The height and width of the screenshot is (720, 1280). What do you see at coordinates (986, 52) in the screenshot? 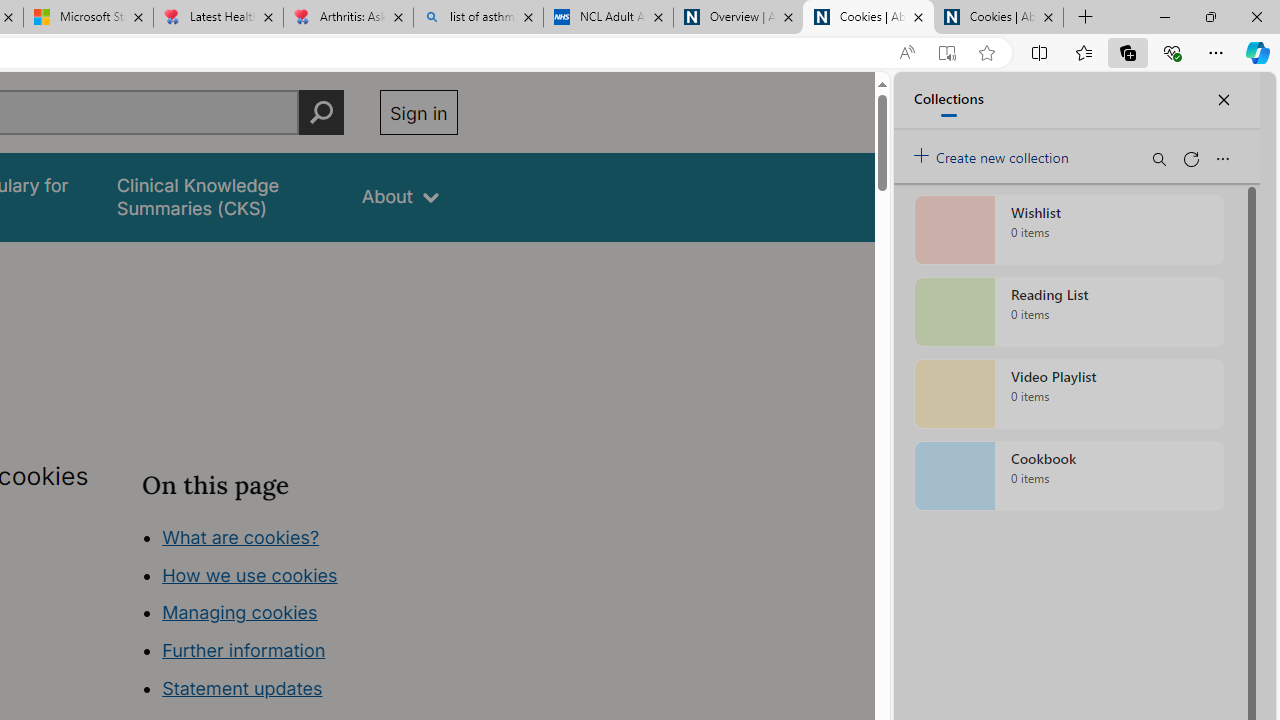
I see `'Add this page to favorites (Ctrl+D)'` at bounding box center [986, 52].